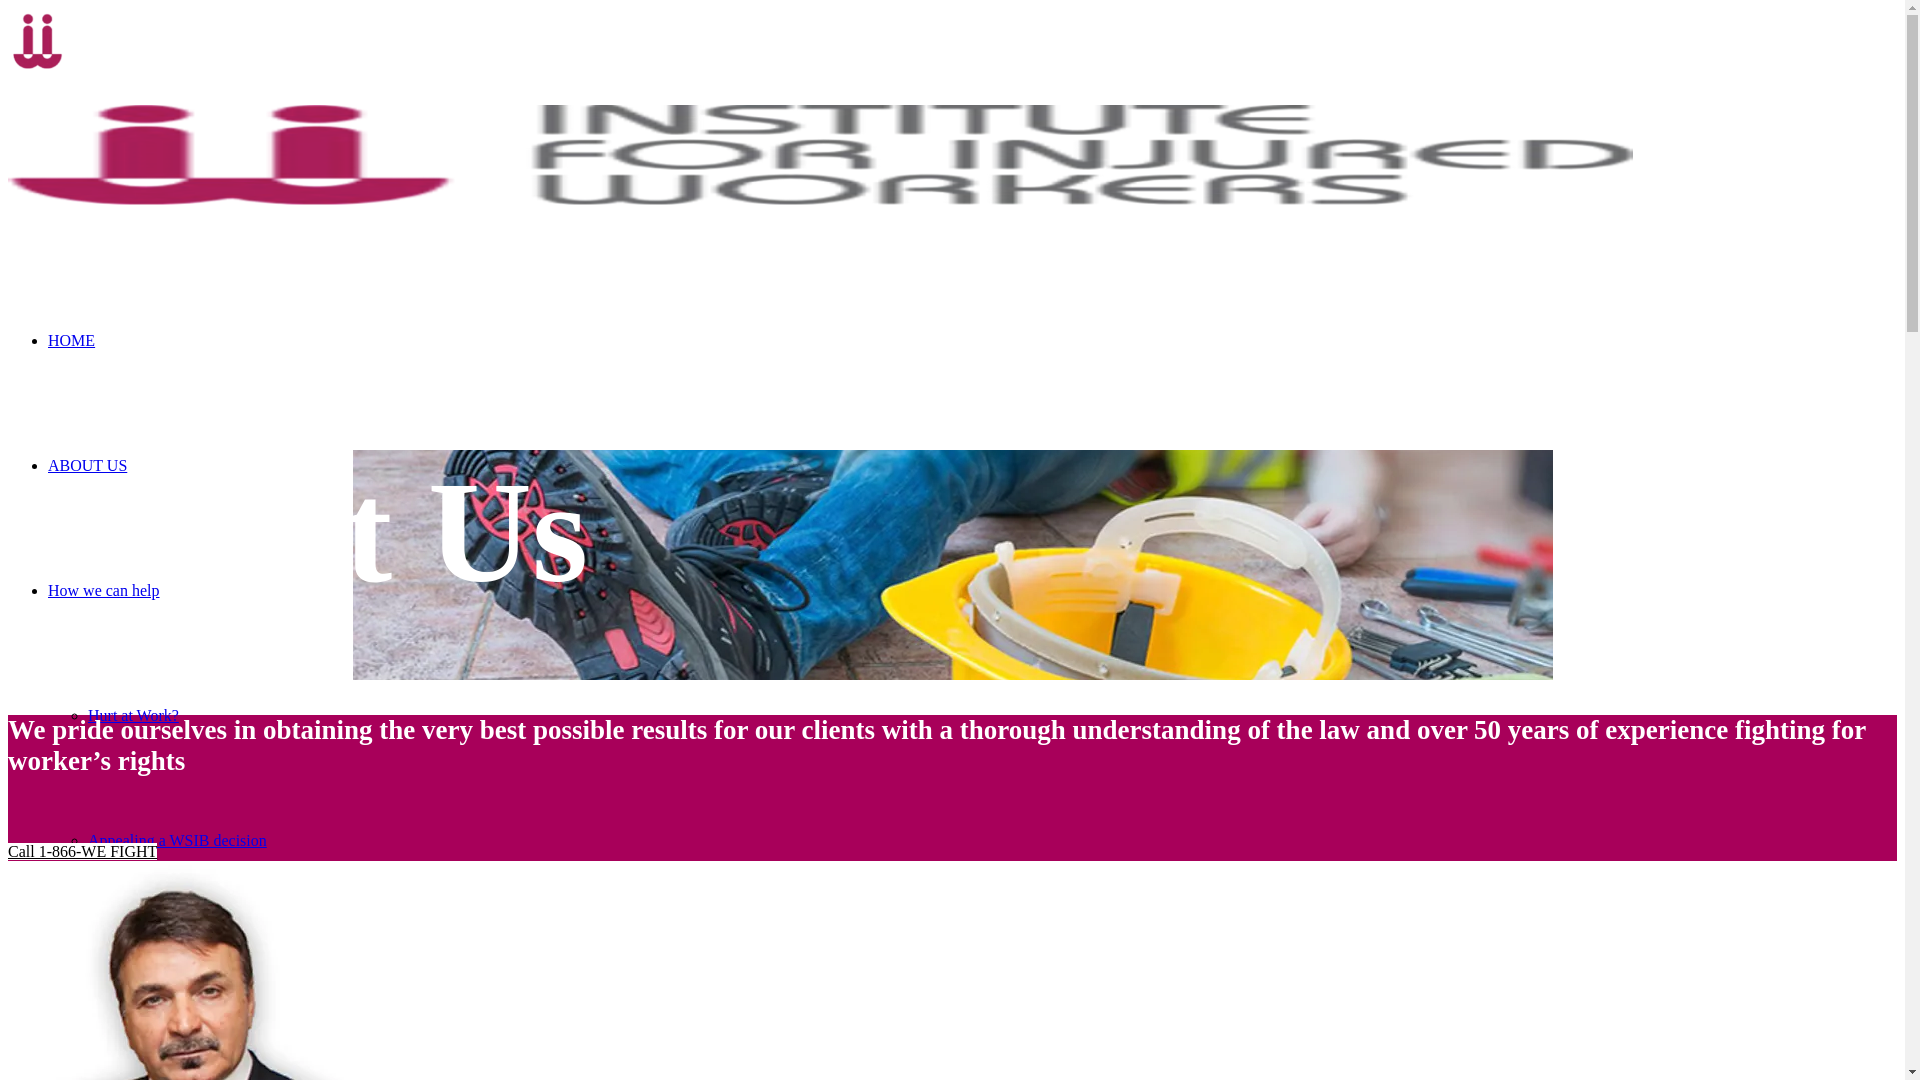  What do you see at coordinates (48, 339) in the screenshot?
I see `'HOME'` at bounding box center [48, 339].